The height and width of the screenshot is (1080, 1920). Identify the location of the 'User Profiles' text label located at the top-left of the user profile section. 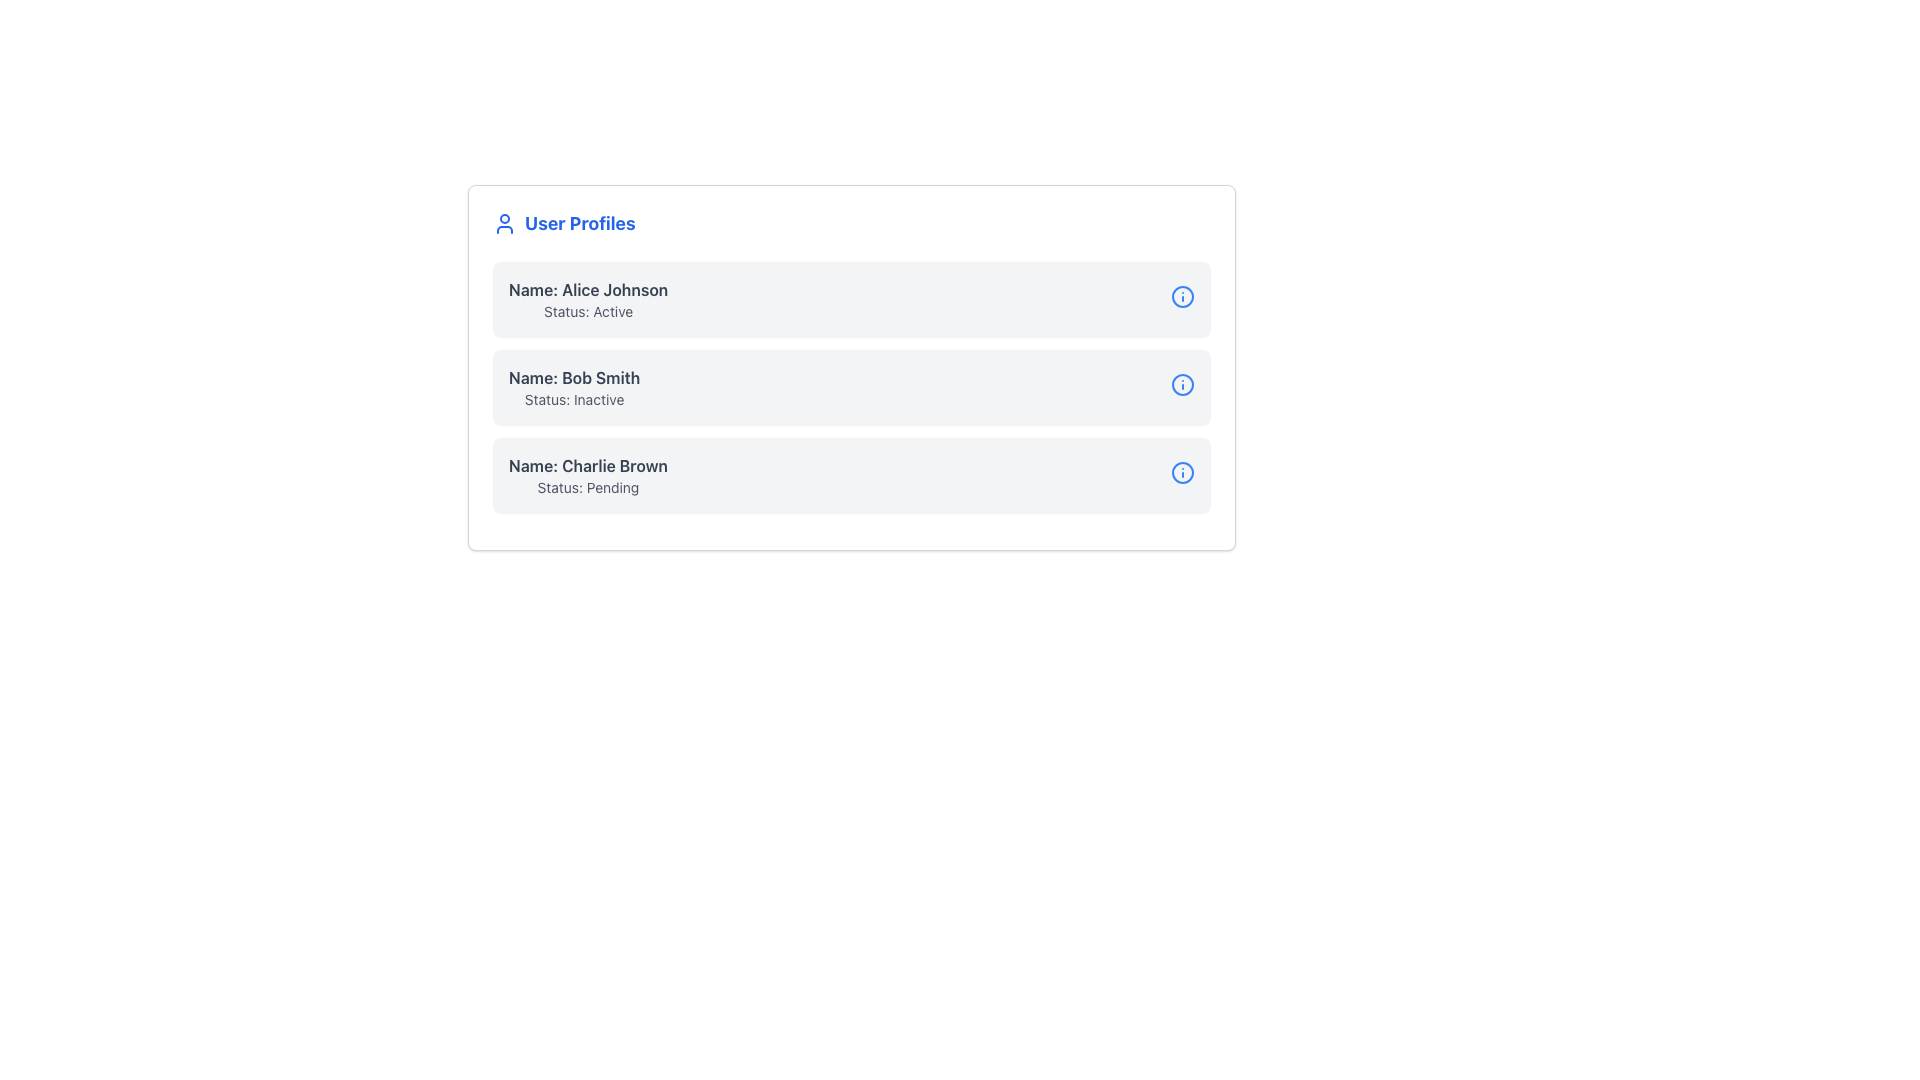
(579, 223).